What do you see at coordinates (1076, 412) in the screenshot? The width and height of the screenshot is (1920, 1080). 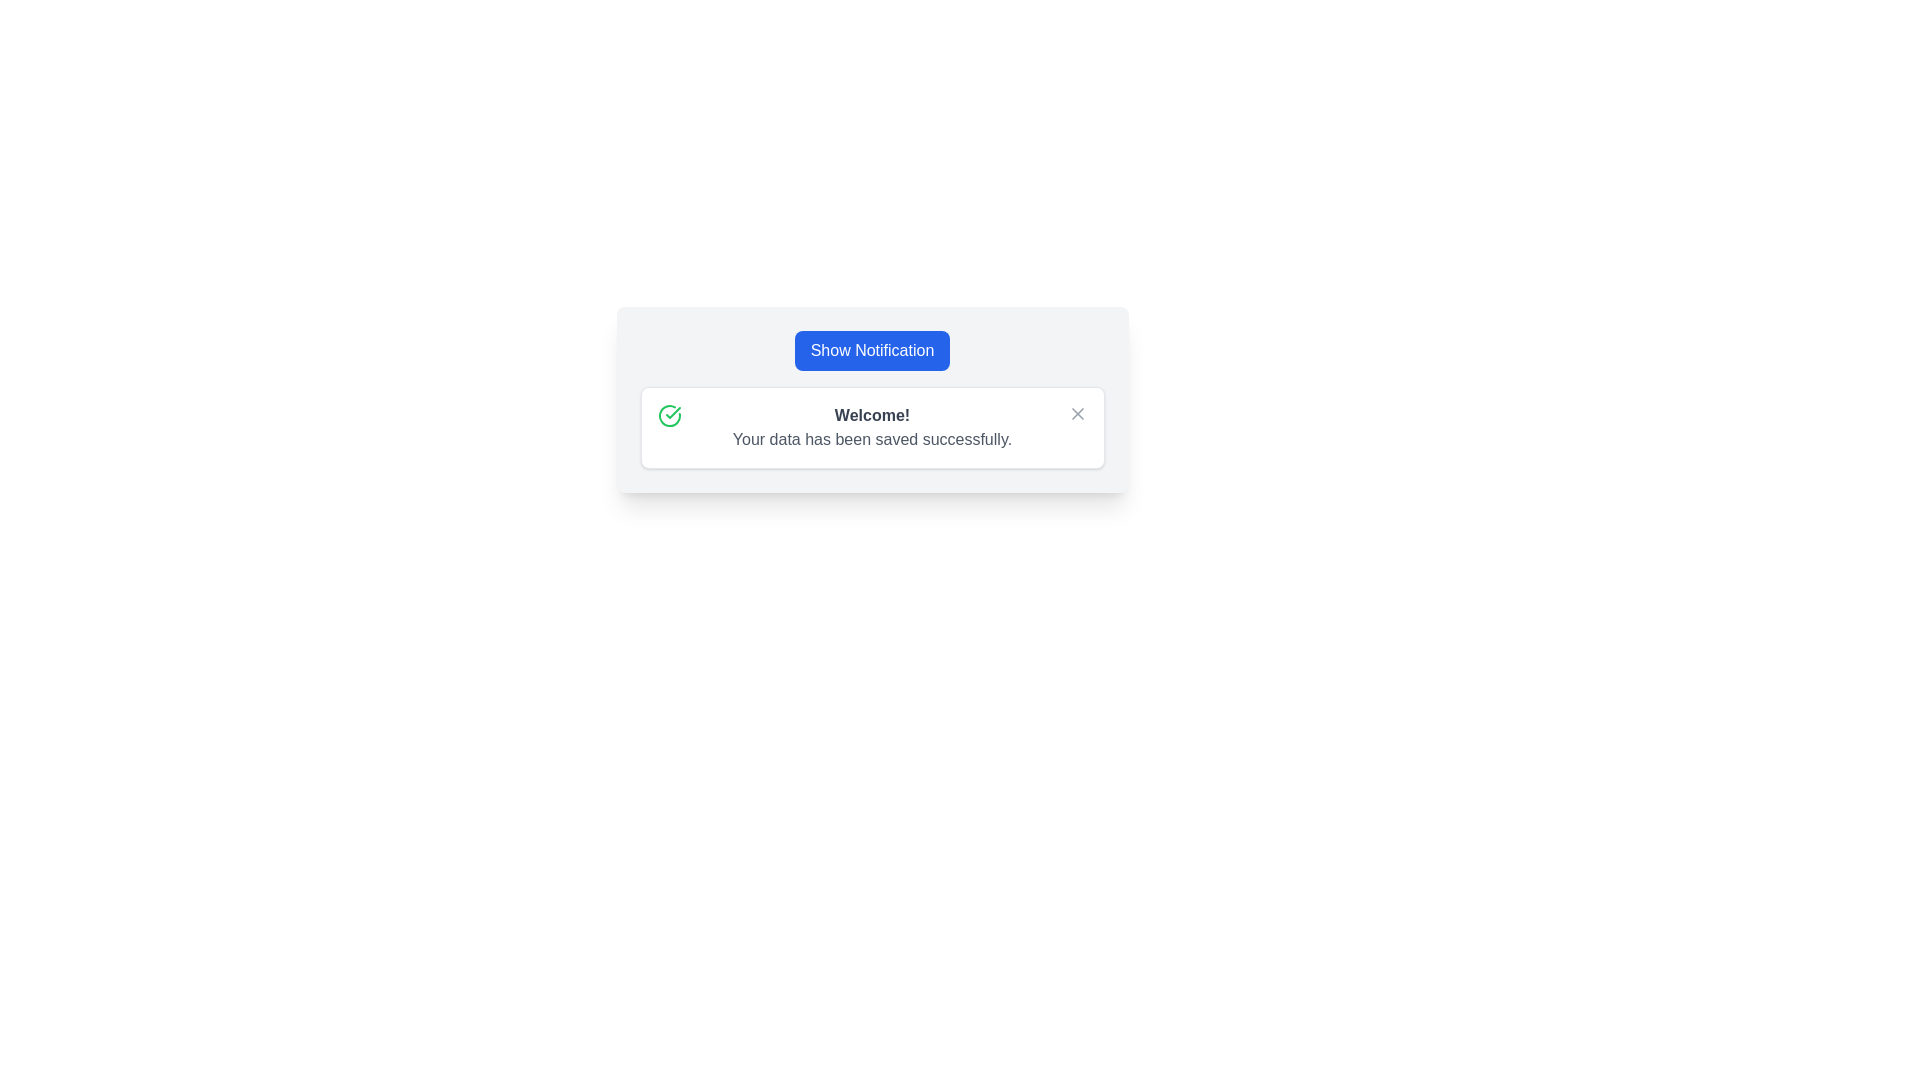 I see `the close button located in the top-right corner of the notification panel` at bounding box center [1076, 412].